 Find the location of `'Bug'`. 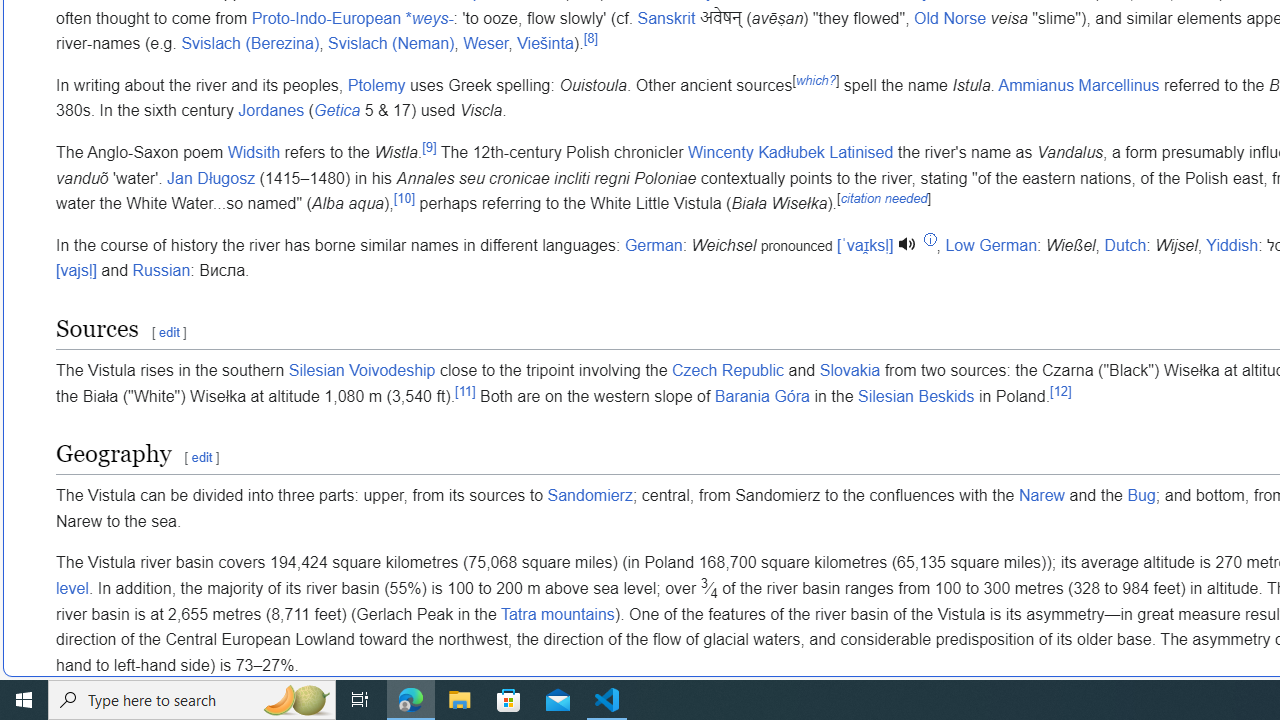

'Bug' is located at coordinates (1141, 495).